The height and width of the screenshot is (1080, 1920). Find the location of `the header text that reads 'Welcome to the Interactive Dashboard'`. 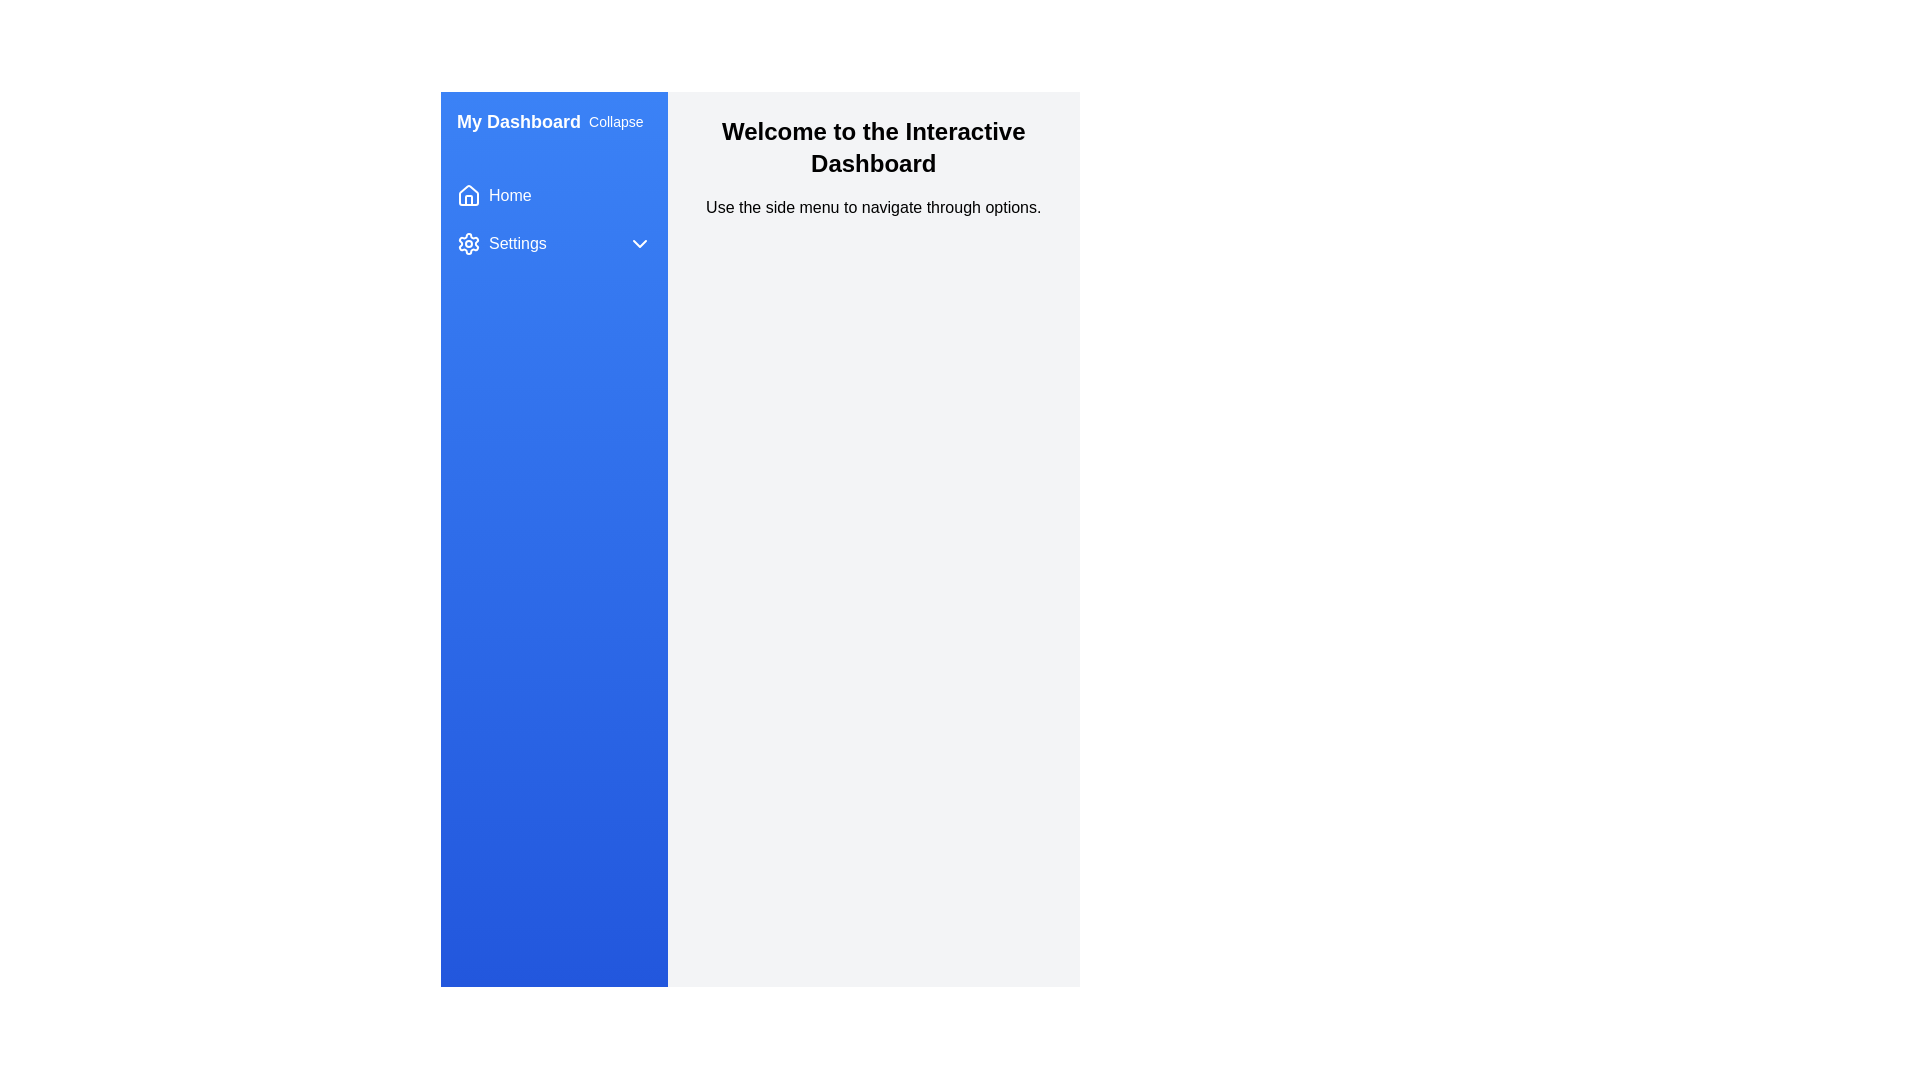

the header text that reads 'Welcome to the Interactive Dashboard' is located at coordinates (873, 146).